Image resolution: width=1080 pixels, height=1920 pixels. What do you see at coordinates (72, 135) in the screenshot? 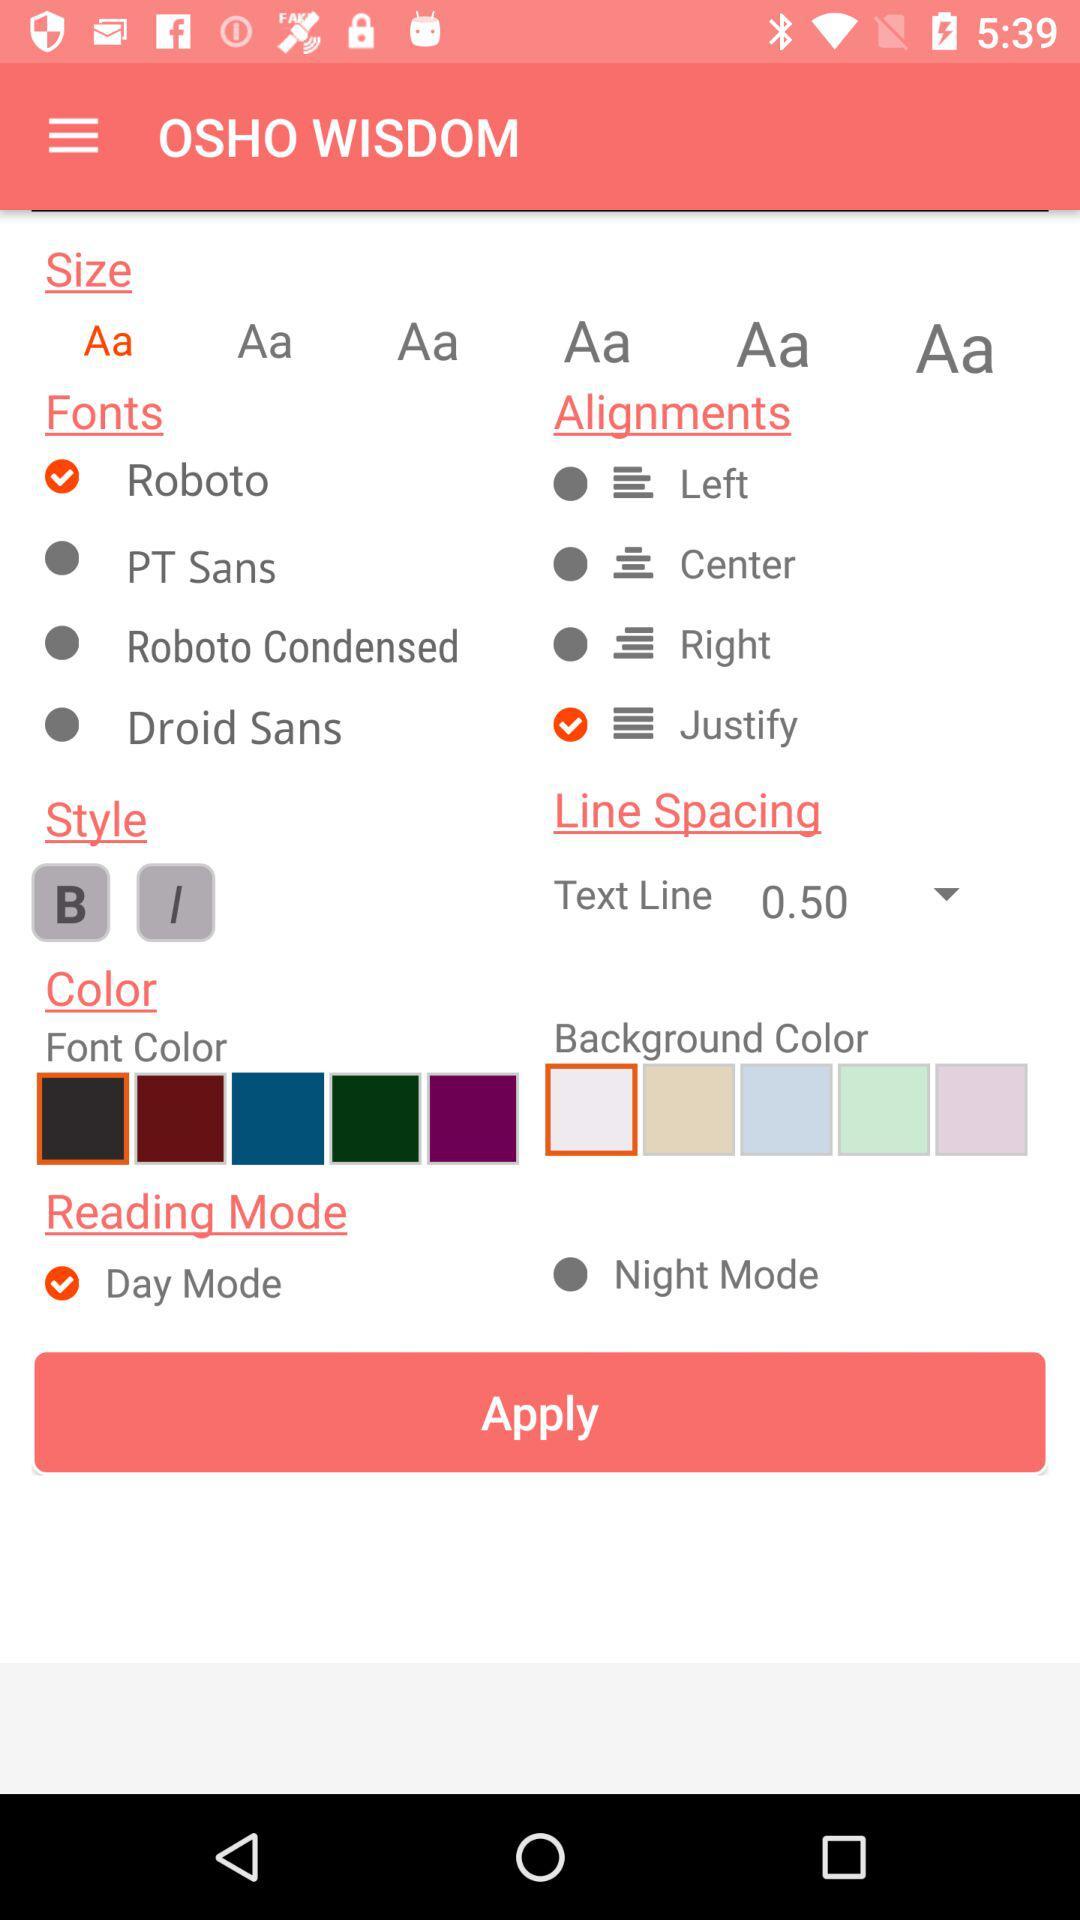
I see `the item to the left of osho wisdom` at bounding box center [72, 135].